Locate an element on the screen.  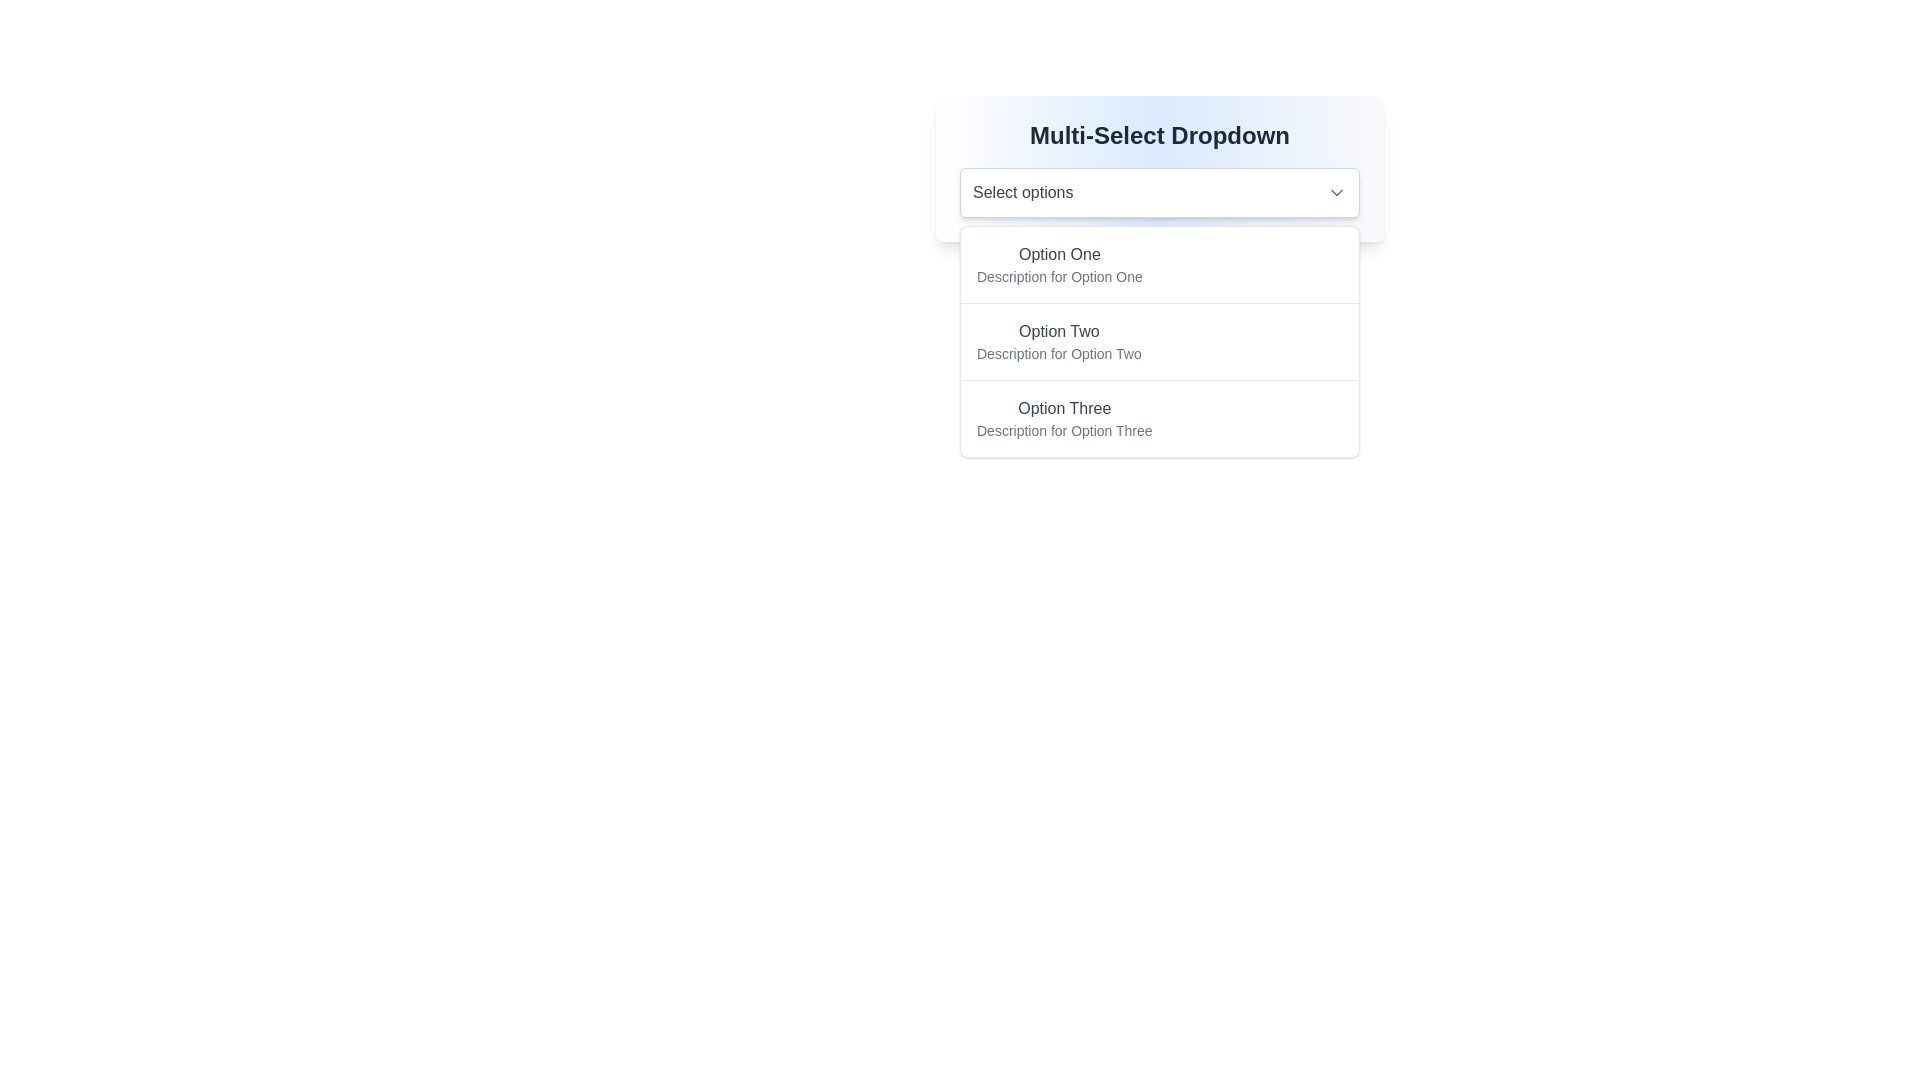
the static text label "Select options" located within the dropdown interface, which is styled with a grayish hue and a white background is located at coordinates (1023, 192).